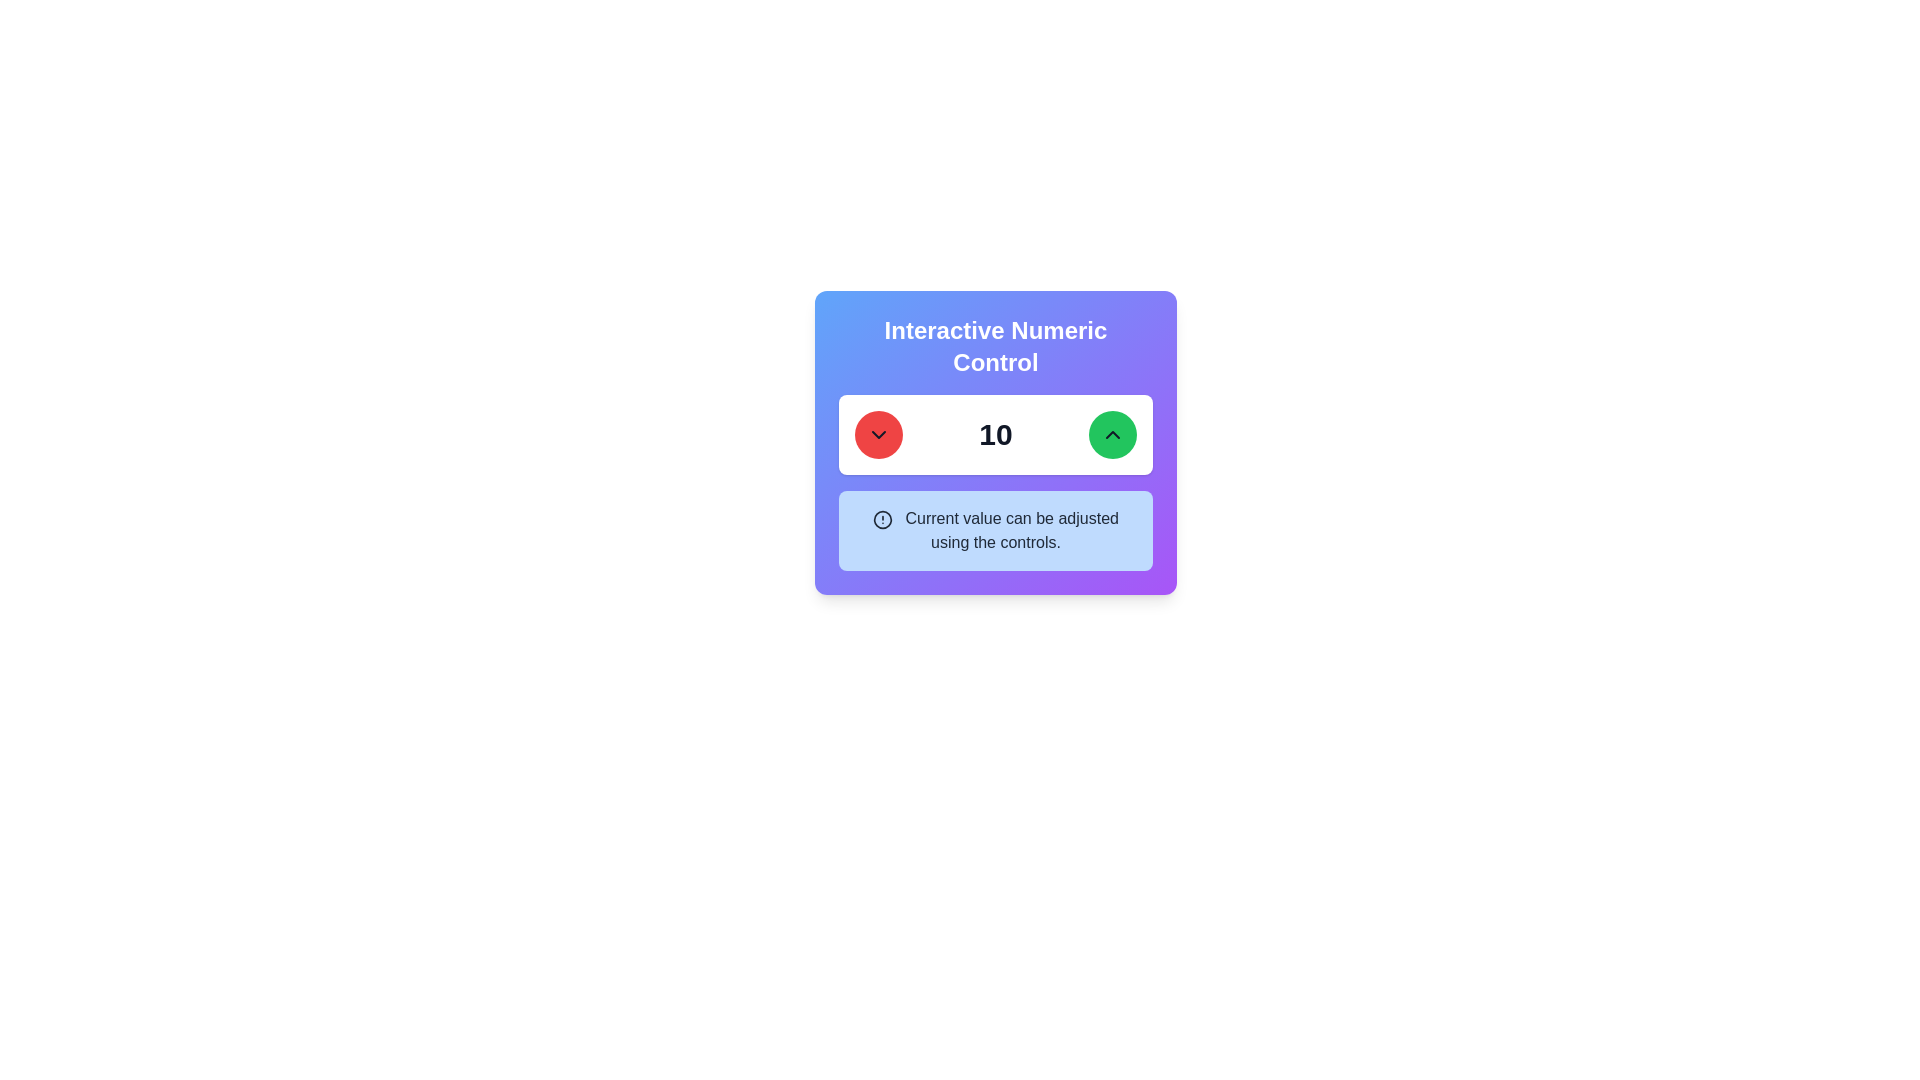  Describe the element at coordinates (1112, 434) in the screenshot. I see `the circular green button with a black upward arrow icon to observe the hover effect` at that location.